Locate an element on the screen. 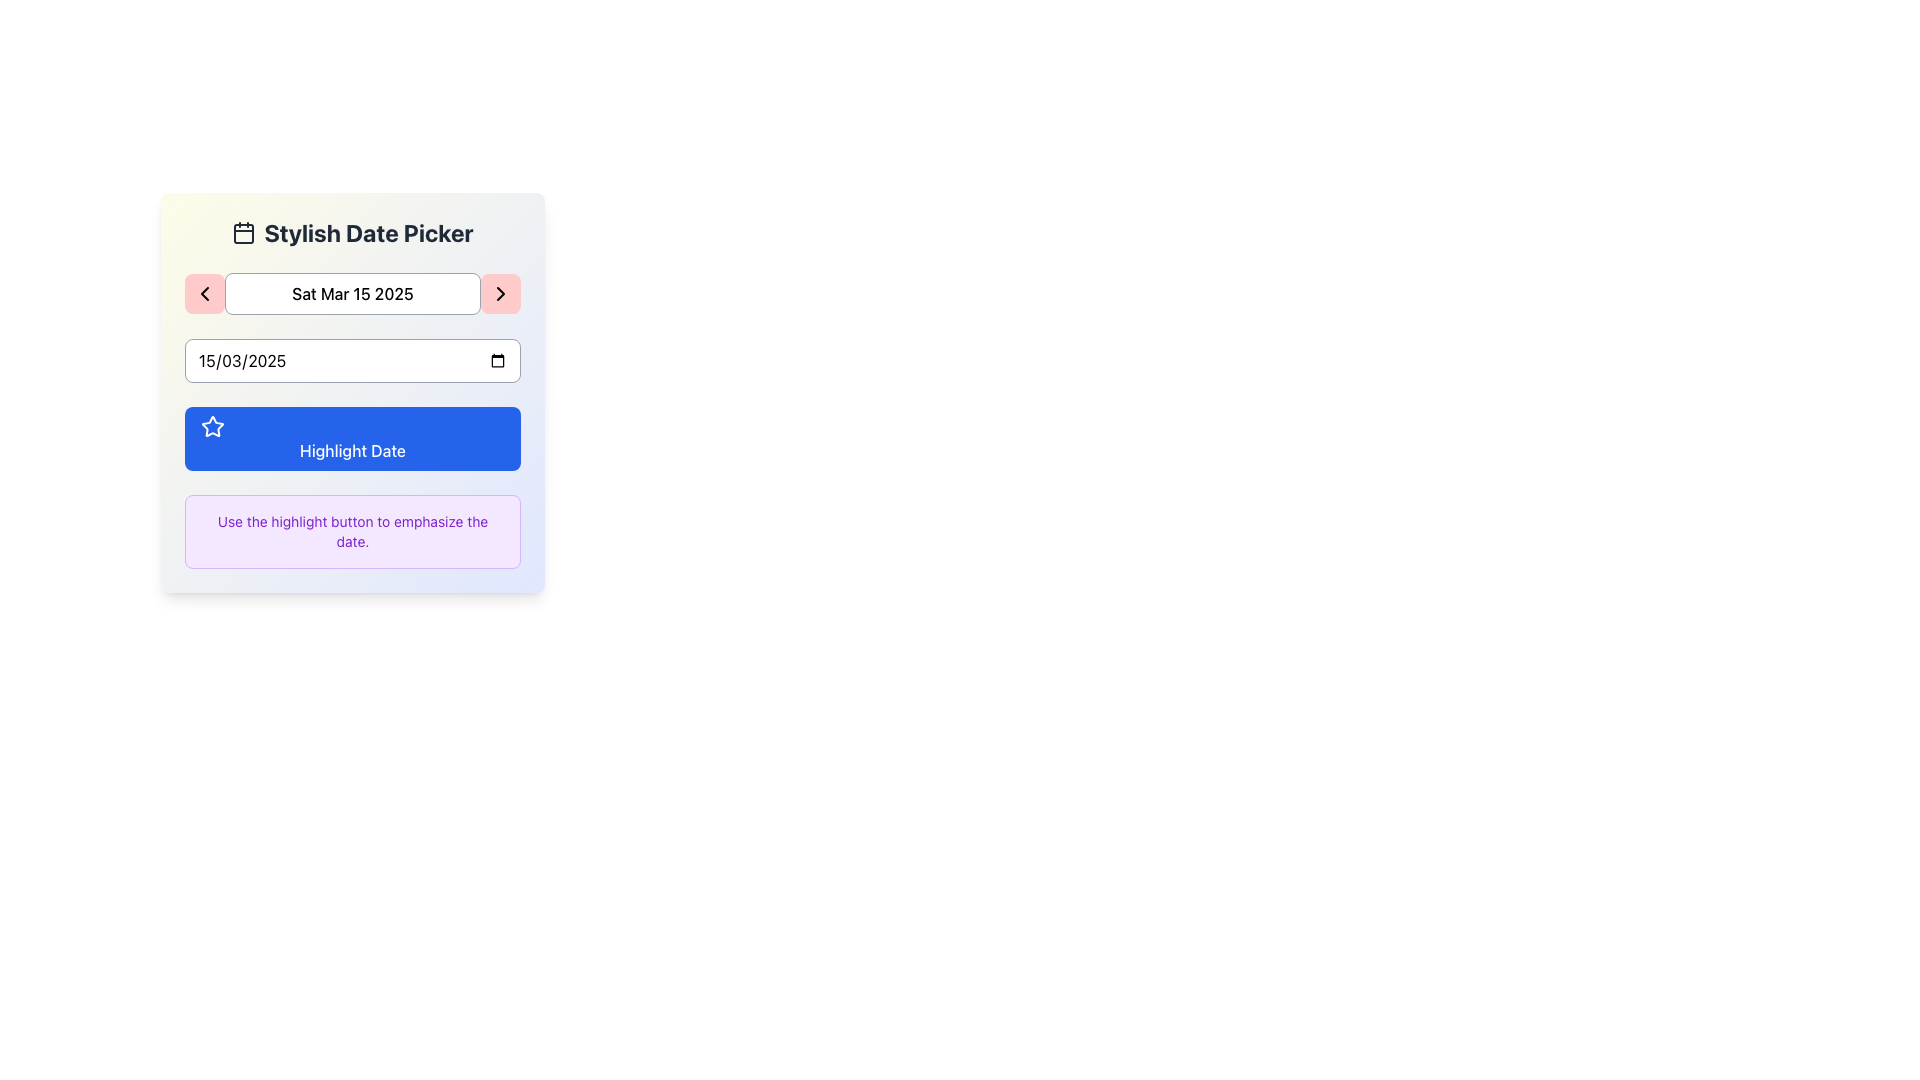 The height and width of the screenshot is (1080, 1920). the button located to the right of the date display field, which displays 'Sat Mar 15 2025' is located at coordinates (500, 293).